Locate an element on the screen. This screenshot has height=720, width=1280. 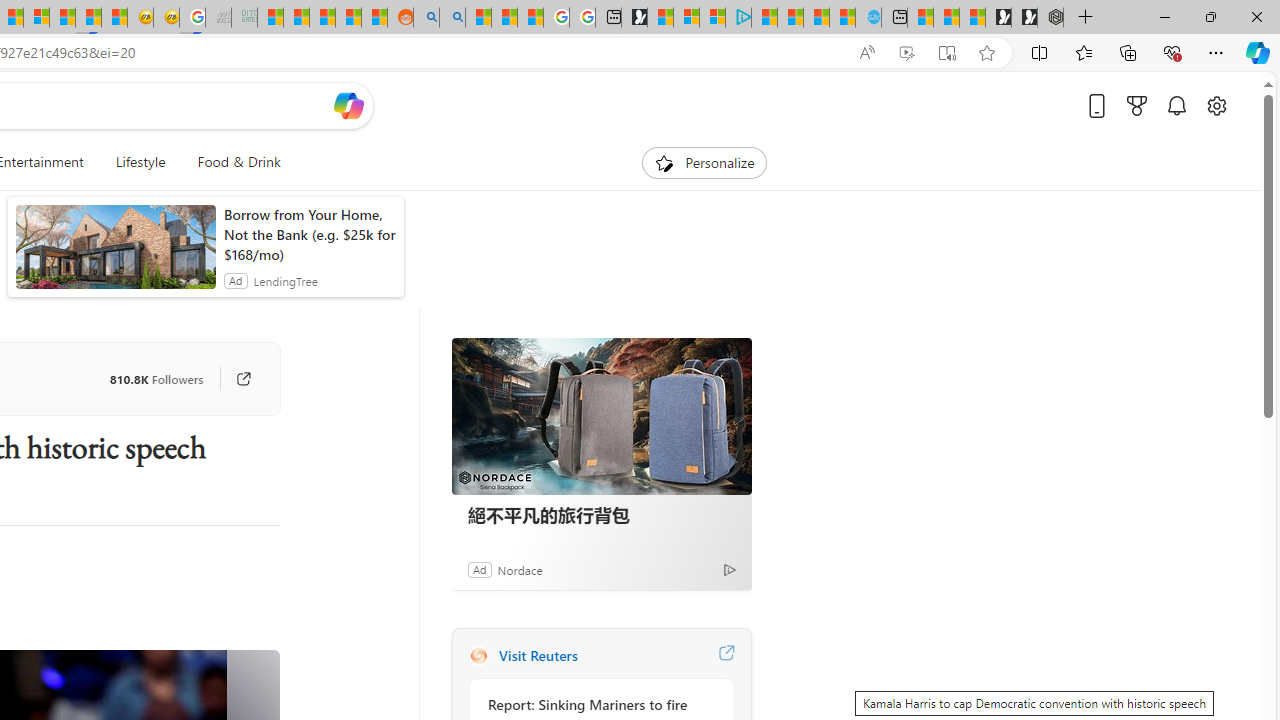
'Food & Drink' is located at coordinates (239, 162).